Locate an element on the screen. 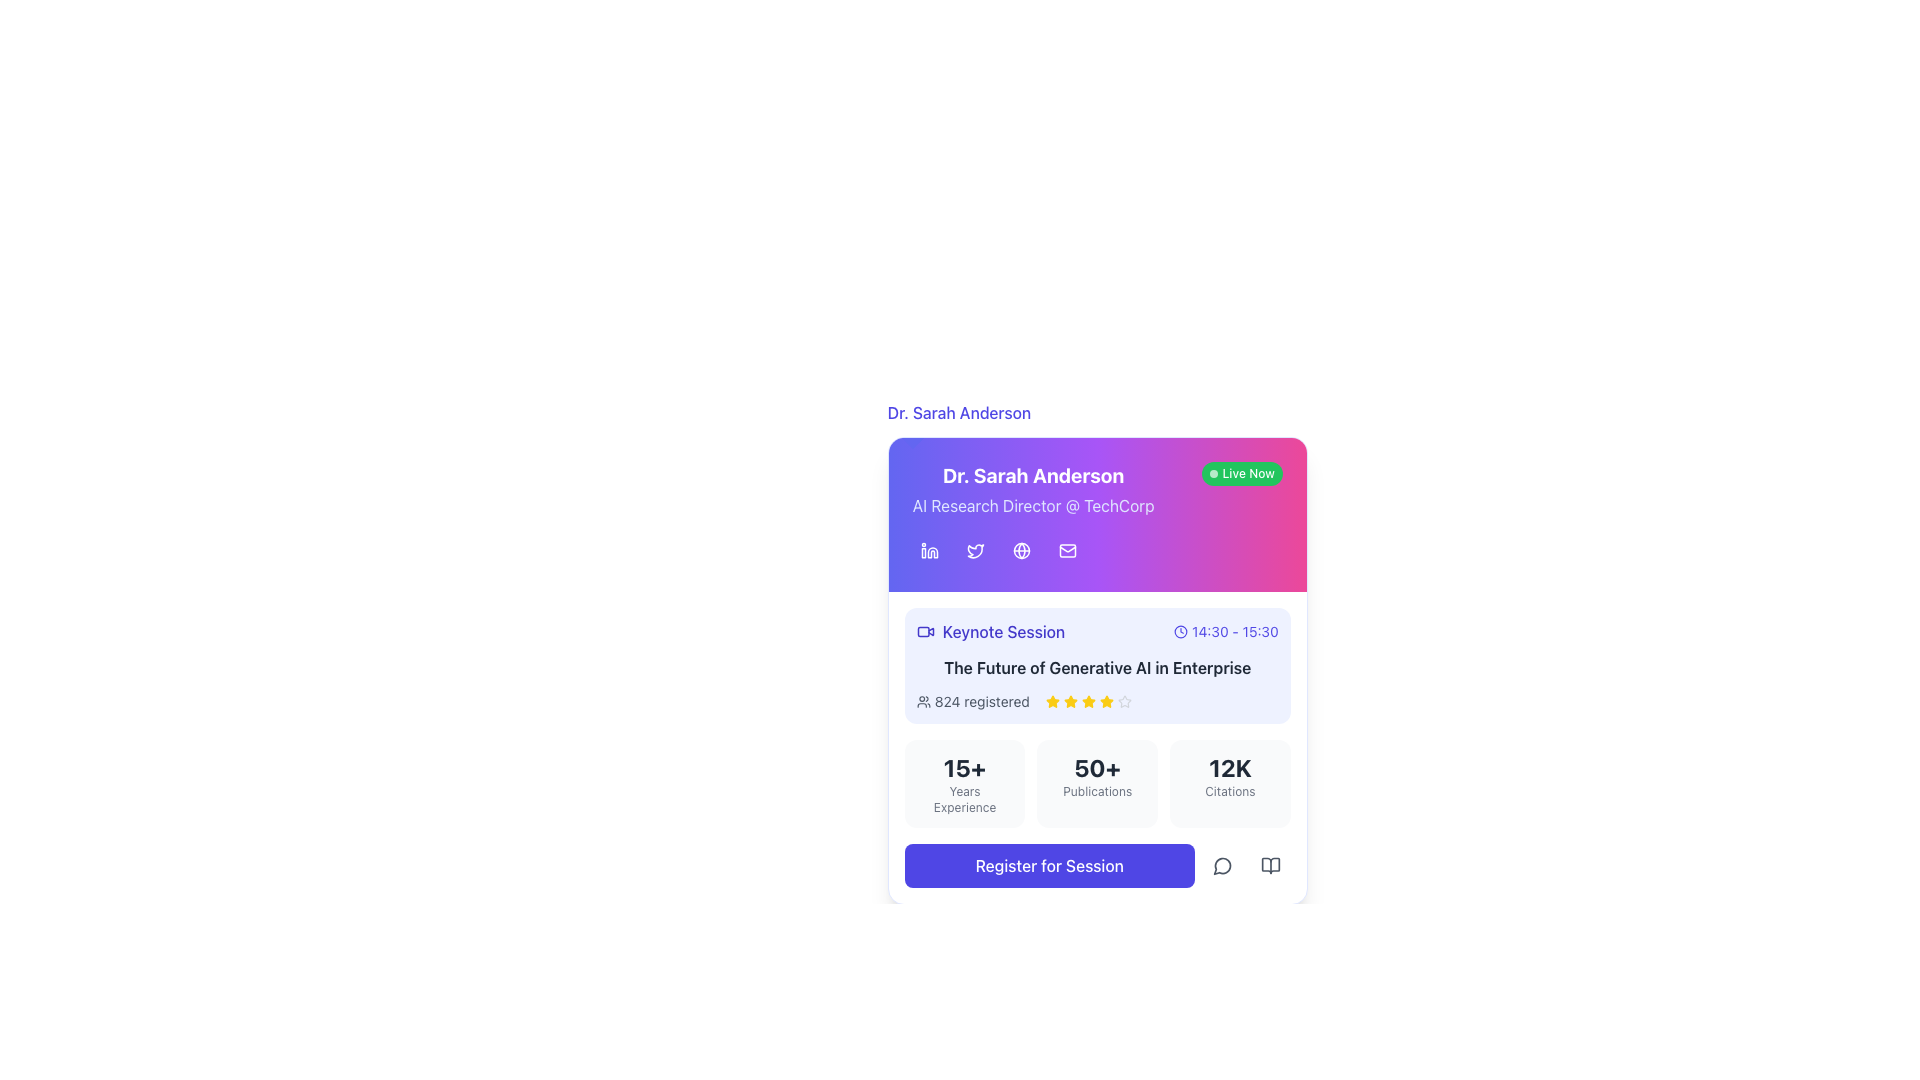 The height and width of the screenshot is (1080, 1920). the Twitter icon, which is a stylized bird on a purple background is located at coordinates (975, 551).